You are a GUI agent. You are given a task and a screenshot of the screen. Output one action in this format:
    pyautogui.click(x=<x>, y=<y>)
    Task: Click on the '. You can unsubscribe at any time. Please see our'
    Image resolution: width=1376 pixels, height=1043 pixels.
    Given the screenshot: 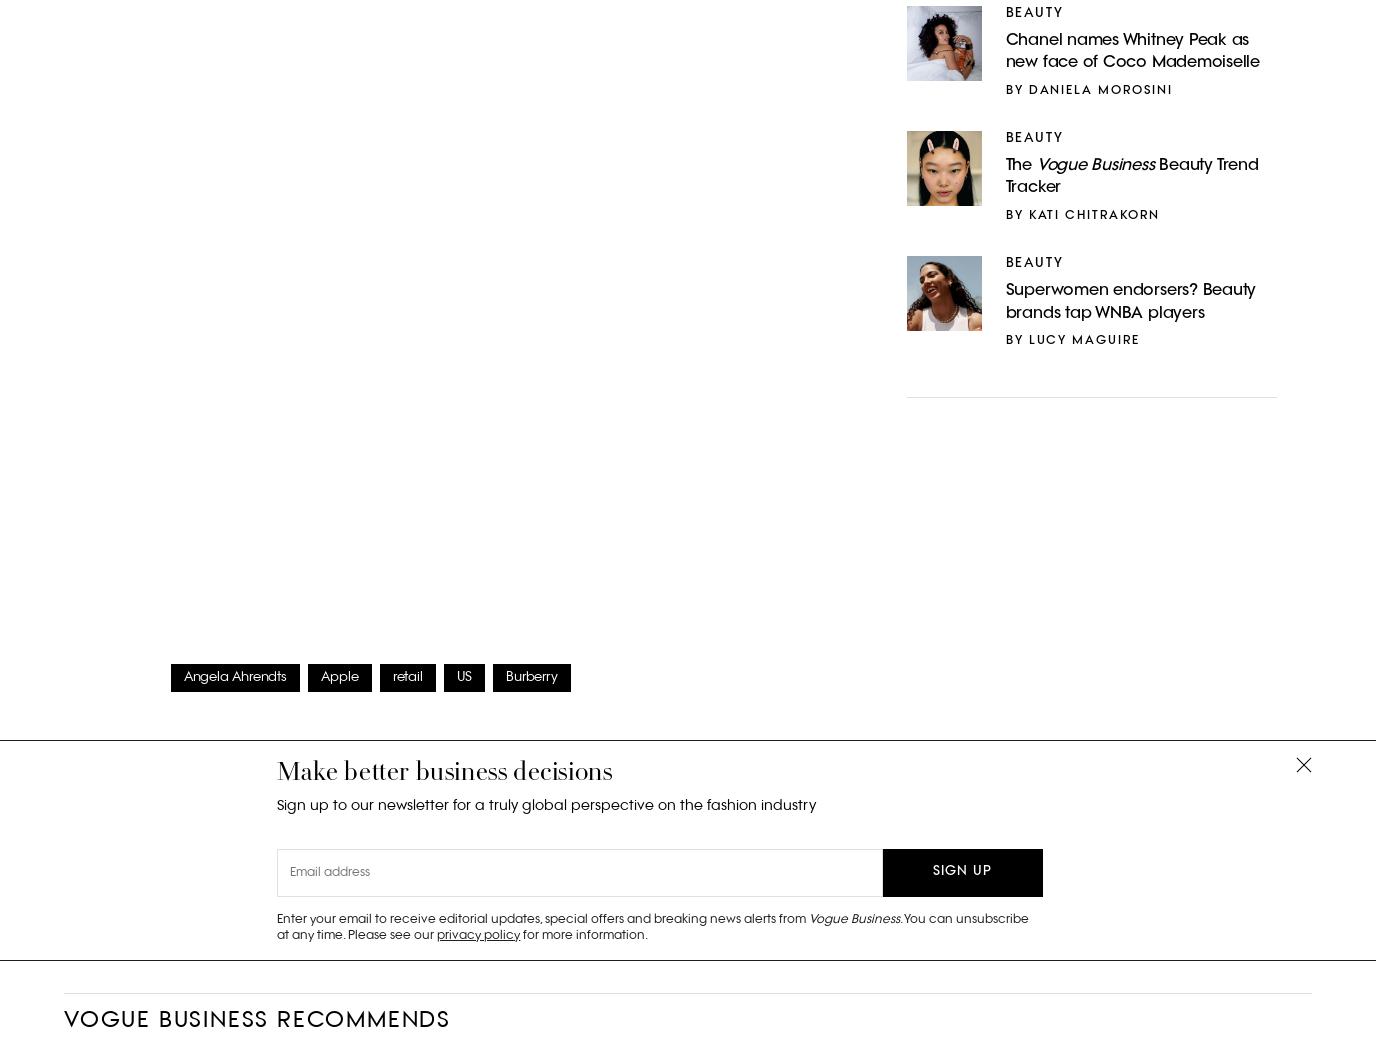 What is the action you would take?
    pyautogui.click(x=653, y=926)
    